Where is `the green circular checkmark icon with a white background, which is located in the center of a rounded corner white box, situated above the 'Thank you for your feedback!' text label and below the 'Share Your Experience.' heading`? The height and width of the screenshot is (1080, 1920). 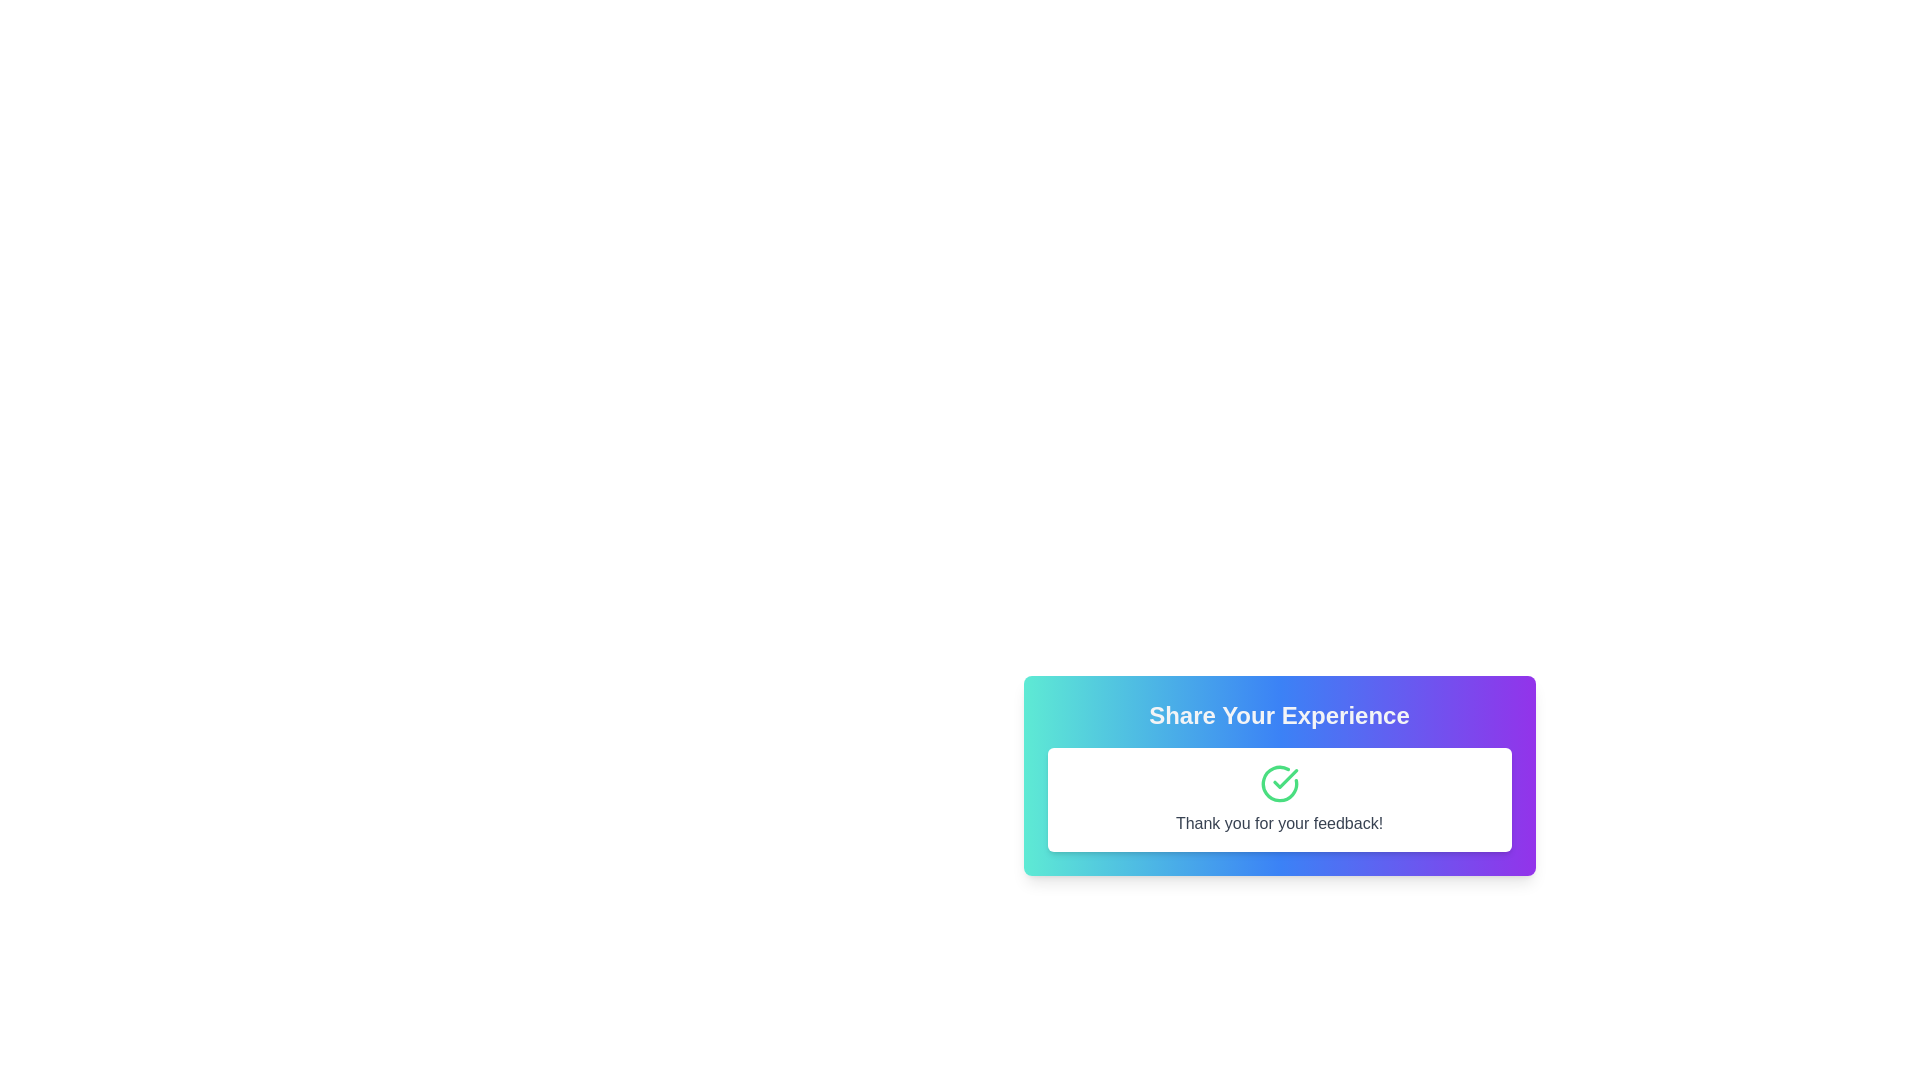
the green circular checkmark icon with a white background, which is located in the center of a rounded corner white box, situated above the 'Thank you for your feedback!' text label and below the 'Share Your Experience.' heading is located at coordinates (1278, 782).